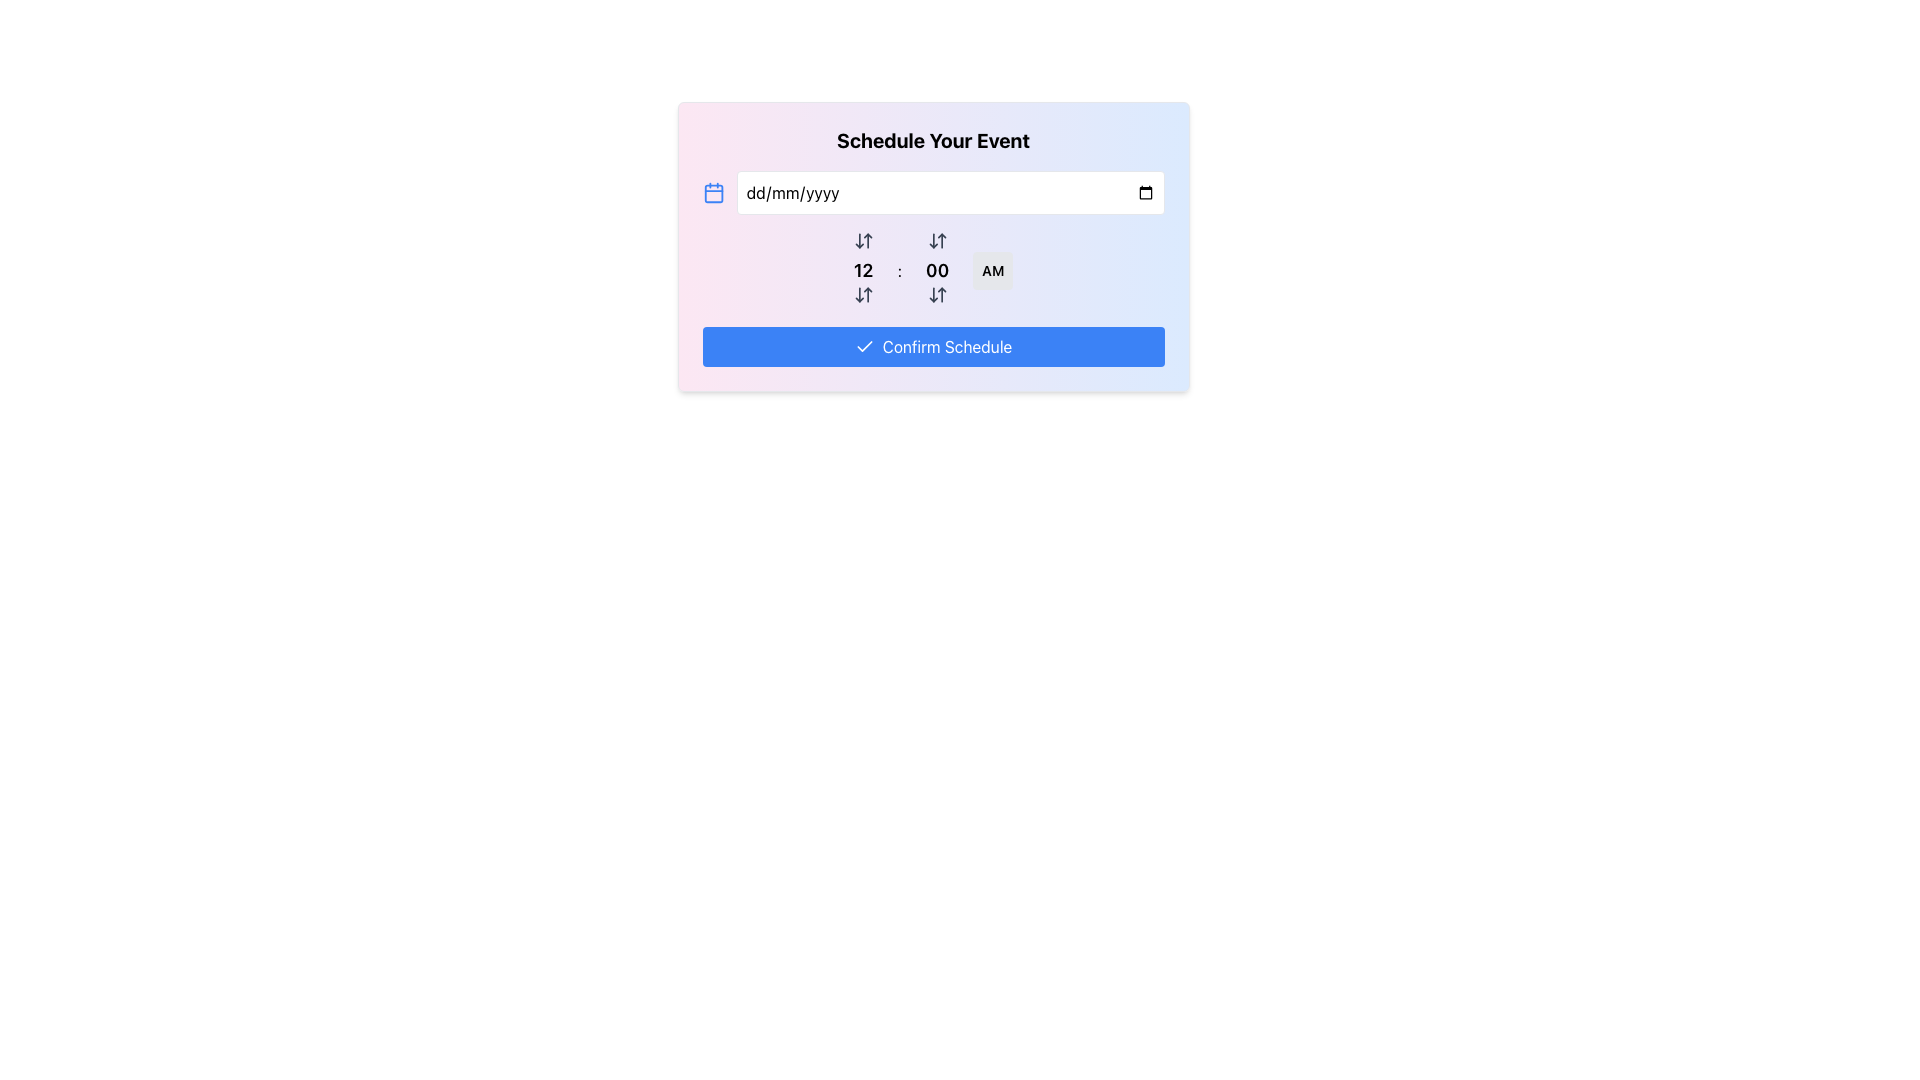 The image size is (1920, 1080). I want to click on the seventh button in the time input section, located to the right of the text '00', so click(936, 294).